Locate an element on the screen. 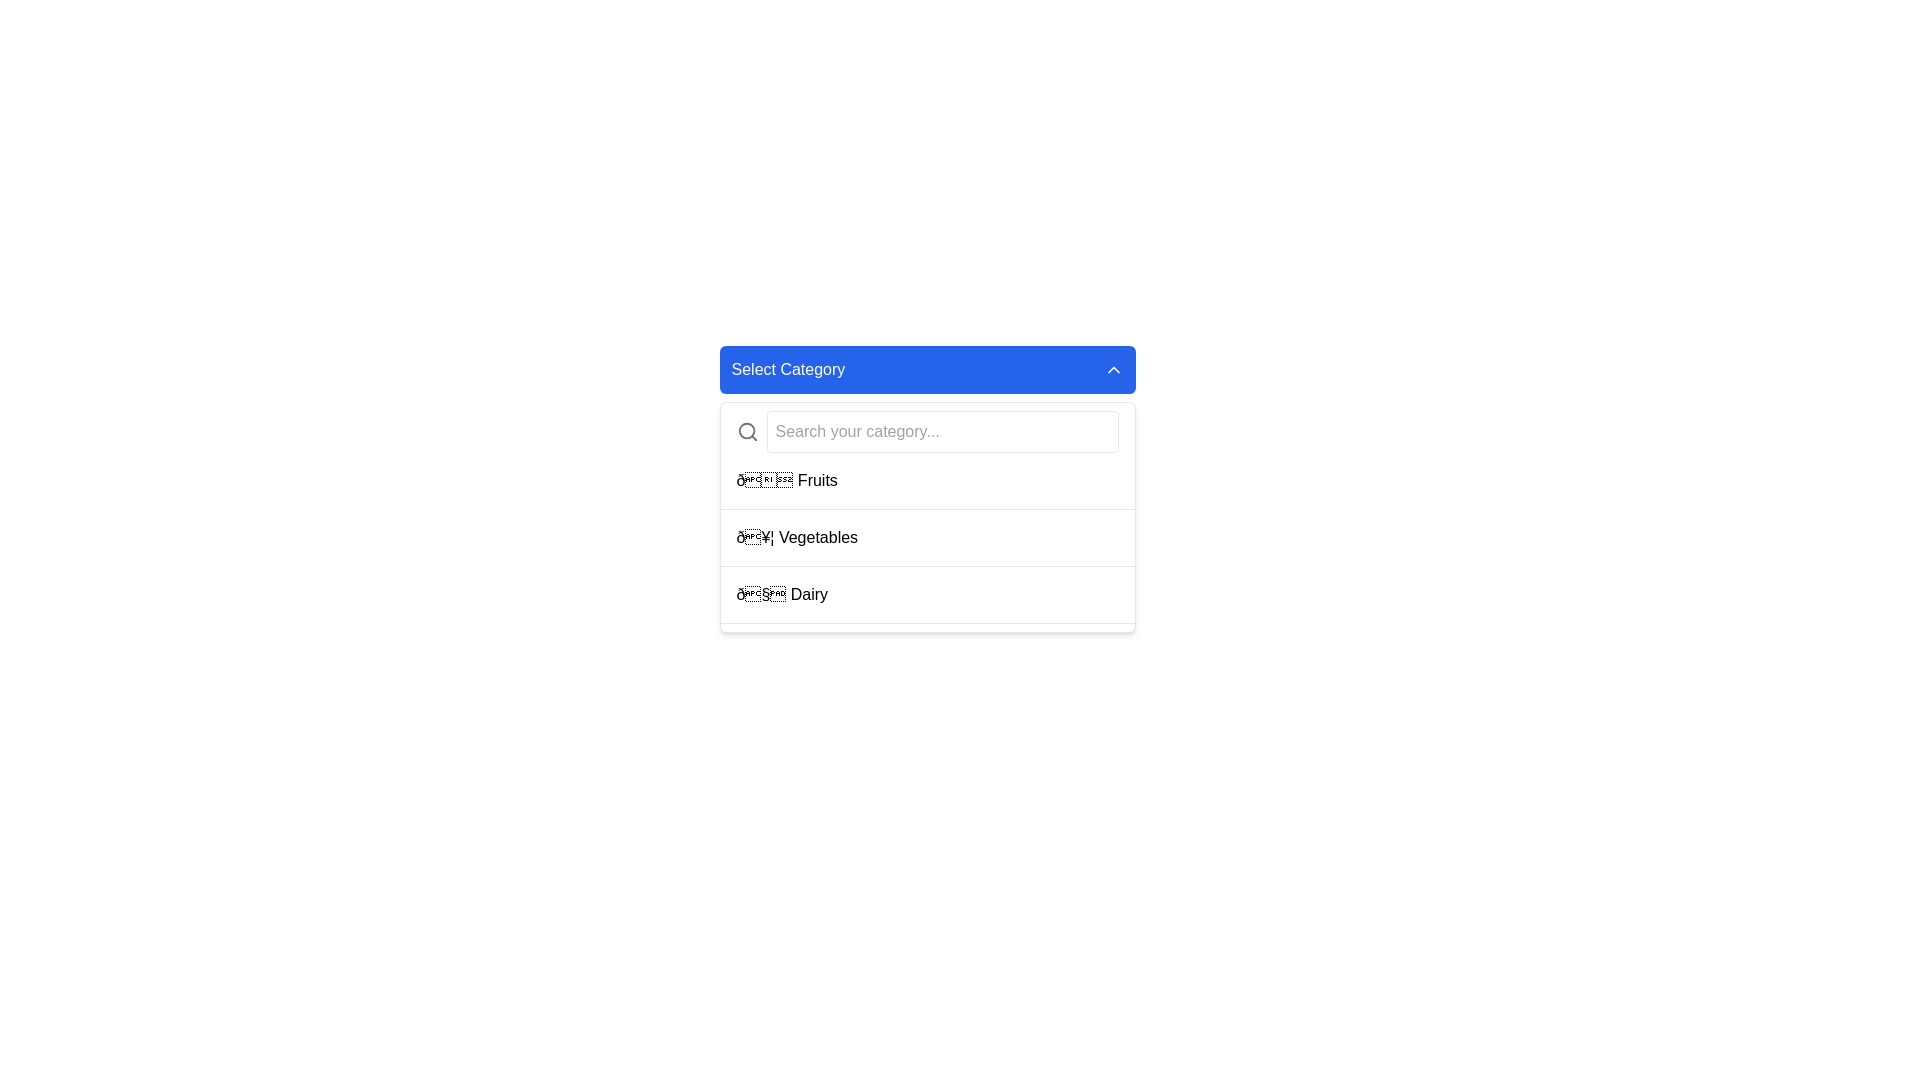 The width and height of the screenshot is (1920, 1080). the 'Fruits' dropdown list item is located at coordinates (926, 489).